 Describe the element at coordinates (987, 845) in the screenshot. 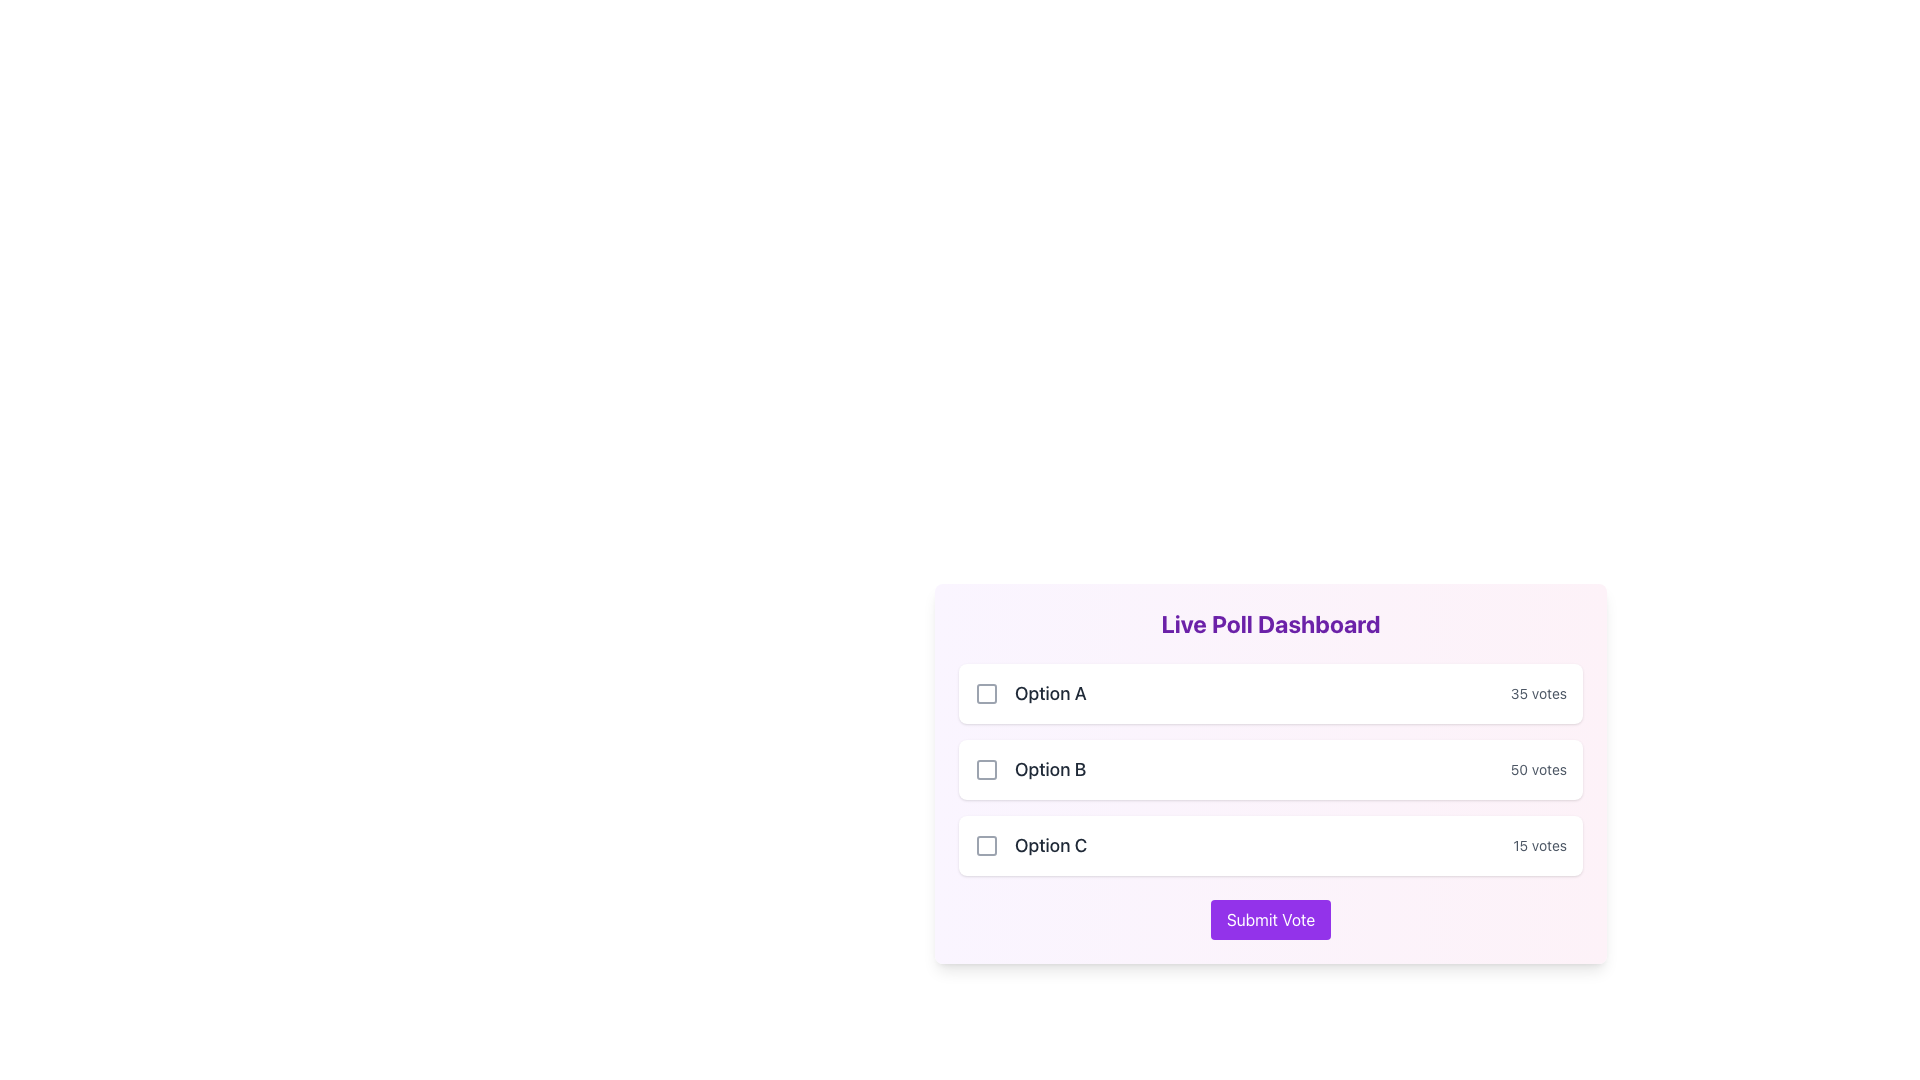

I see `the checkbox associated with 'Option C' in the Live Poll Dashboard` at that location.